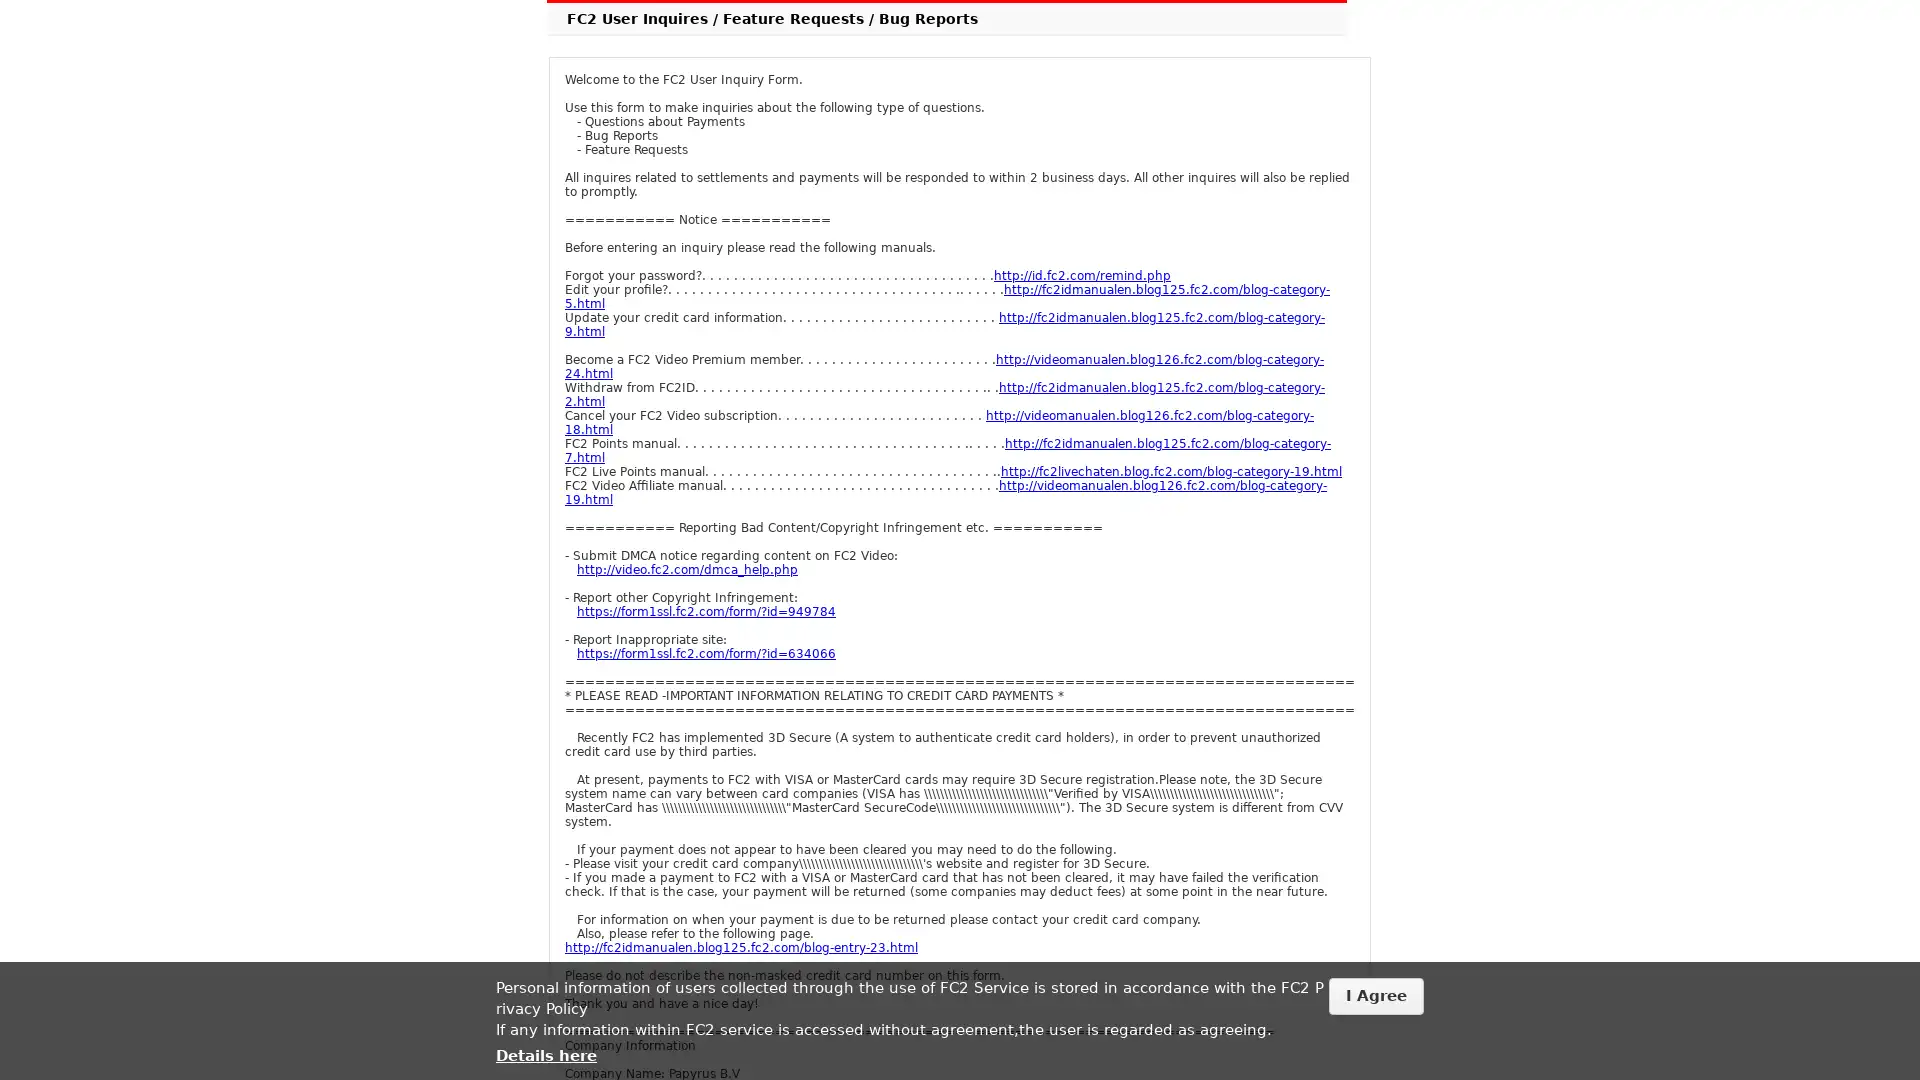  Describe the element at coordinates (1375, 996) in the screenshot. I see `I Agree` at that location.